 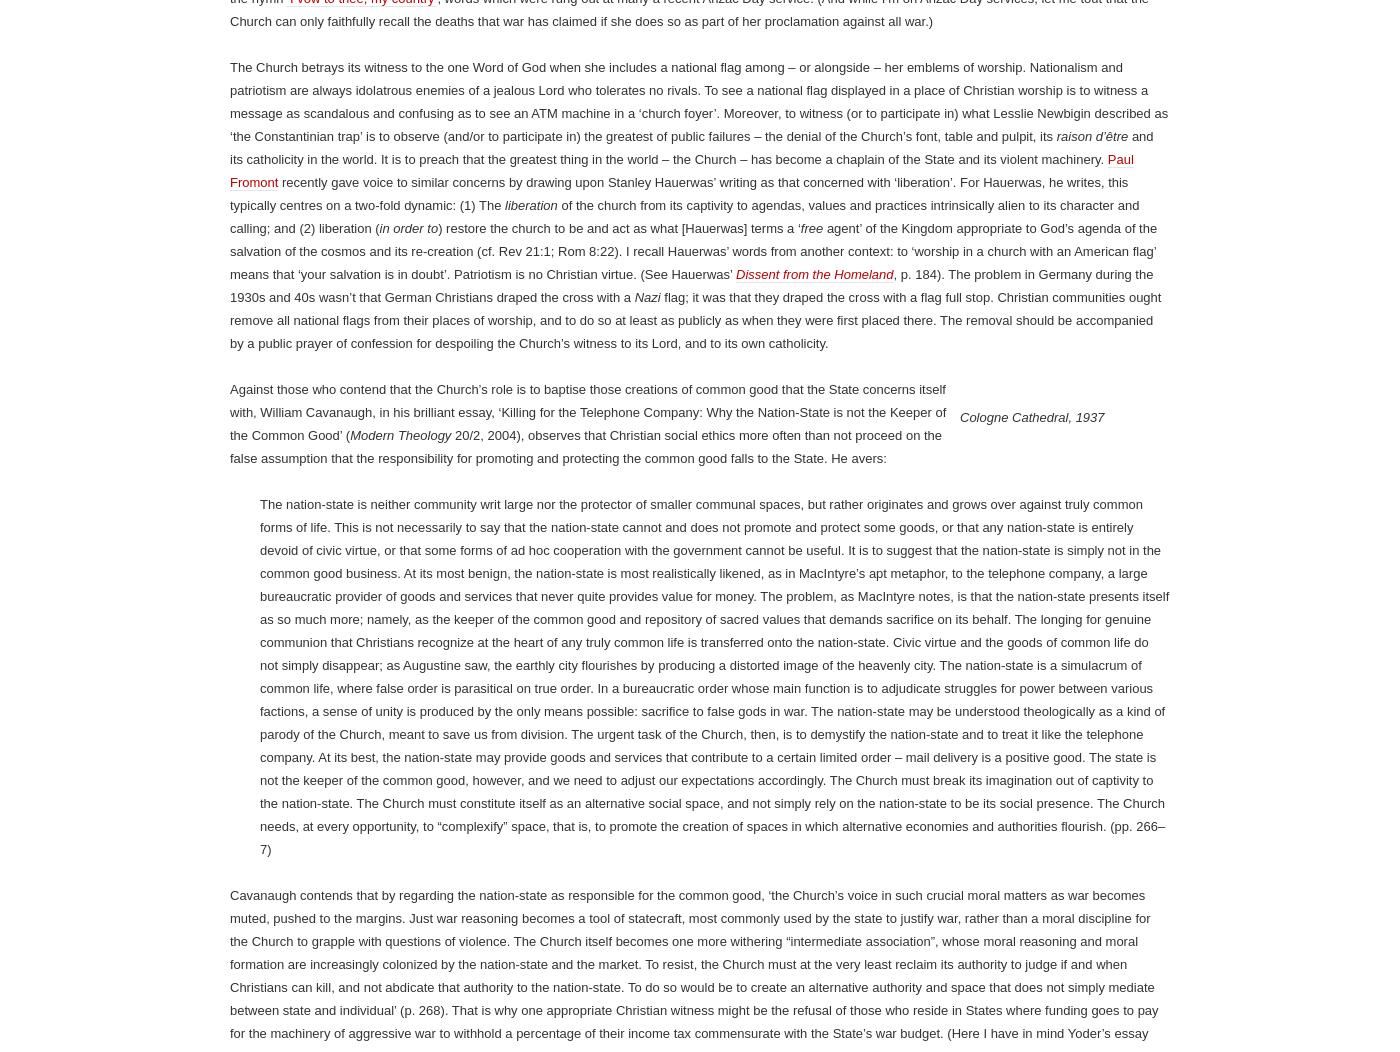 What do you see at coordinates (449, 53) in the screenshot?
I see `'Part II'` at bounding box center [449, 53].